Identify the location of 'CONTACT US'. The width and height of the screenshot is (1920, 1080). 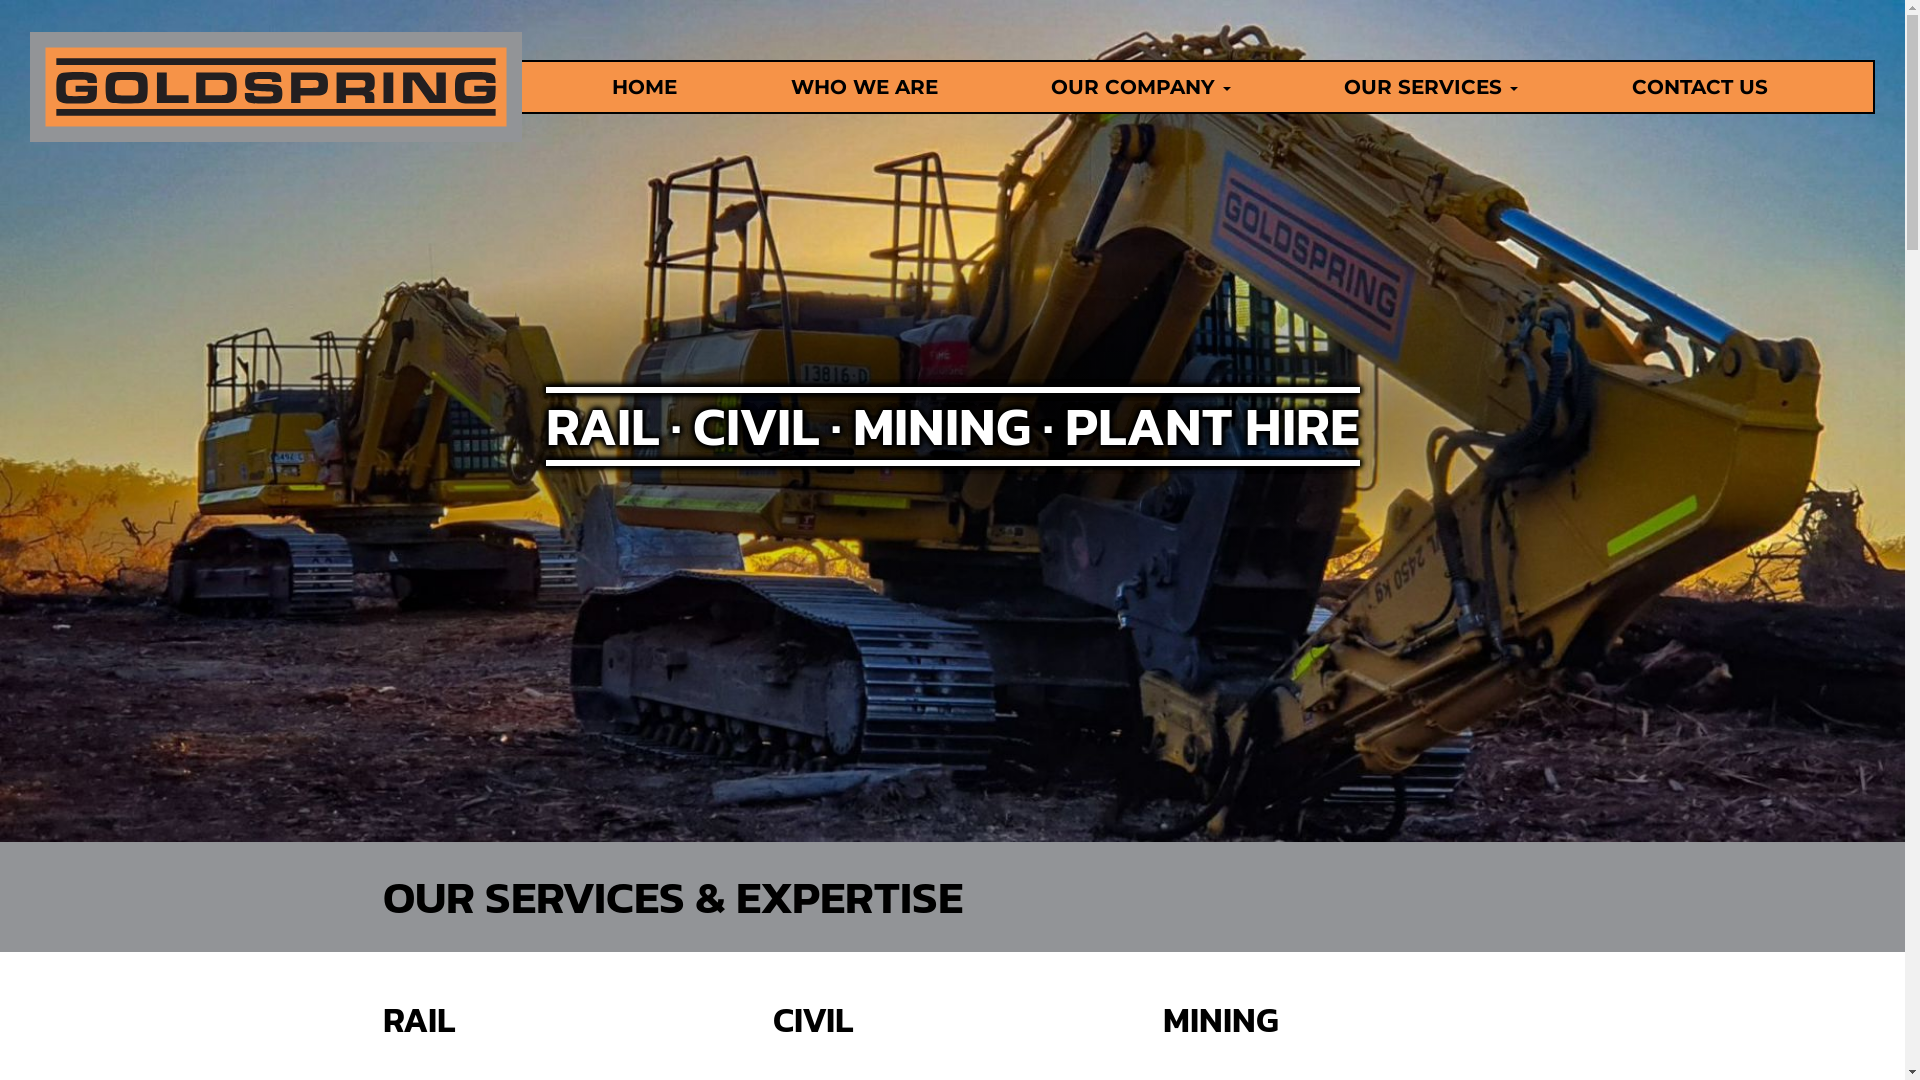
(1698, 86).